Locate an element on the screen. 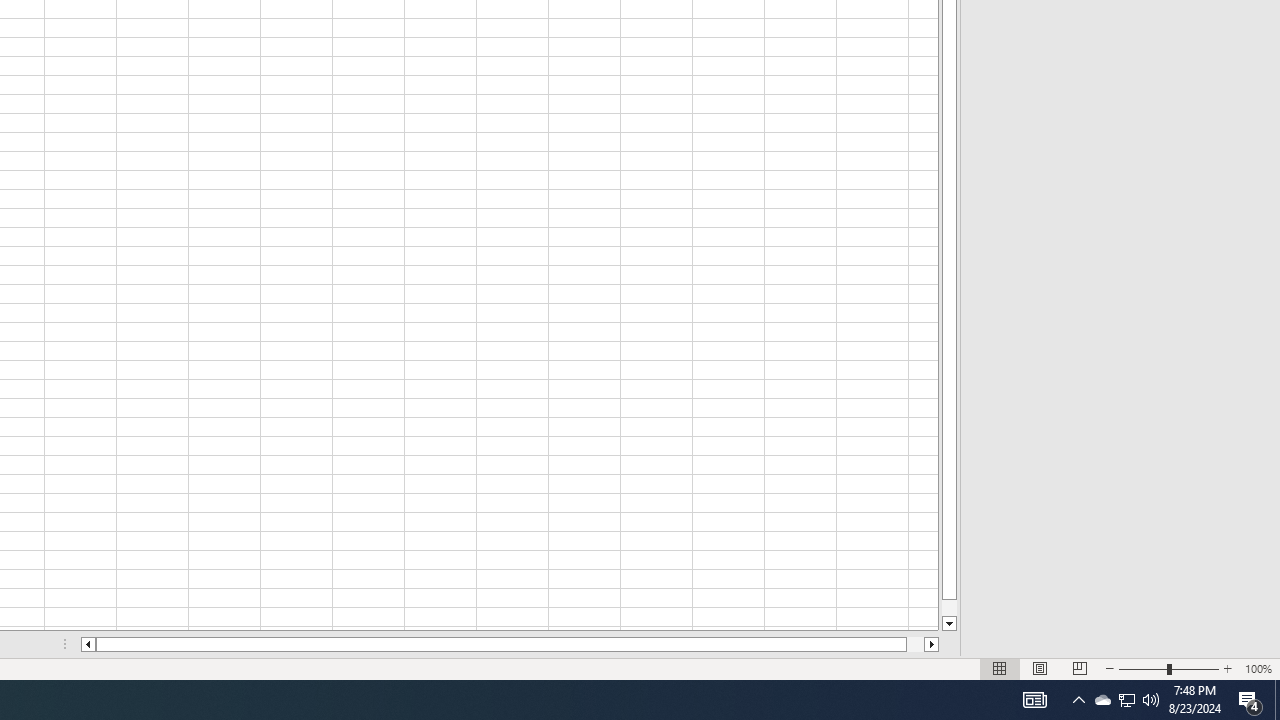  'Zoom Out' is located at coordinates (1143, 669).